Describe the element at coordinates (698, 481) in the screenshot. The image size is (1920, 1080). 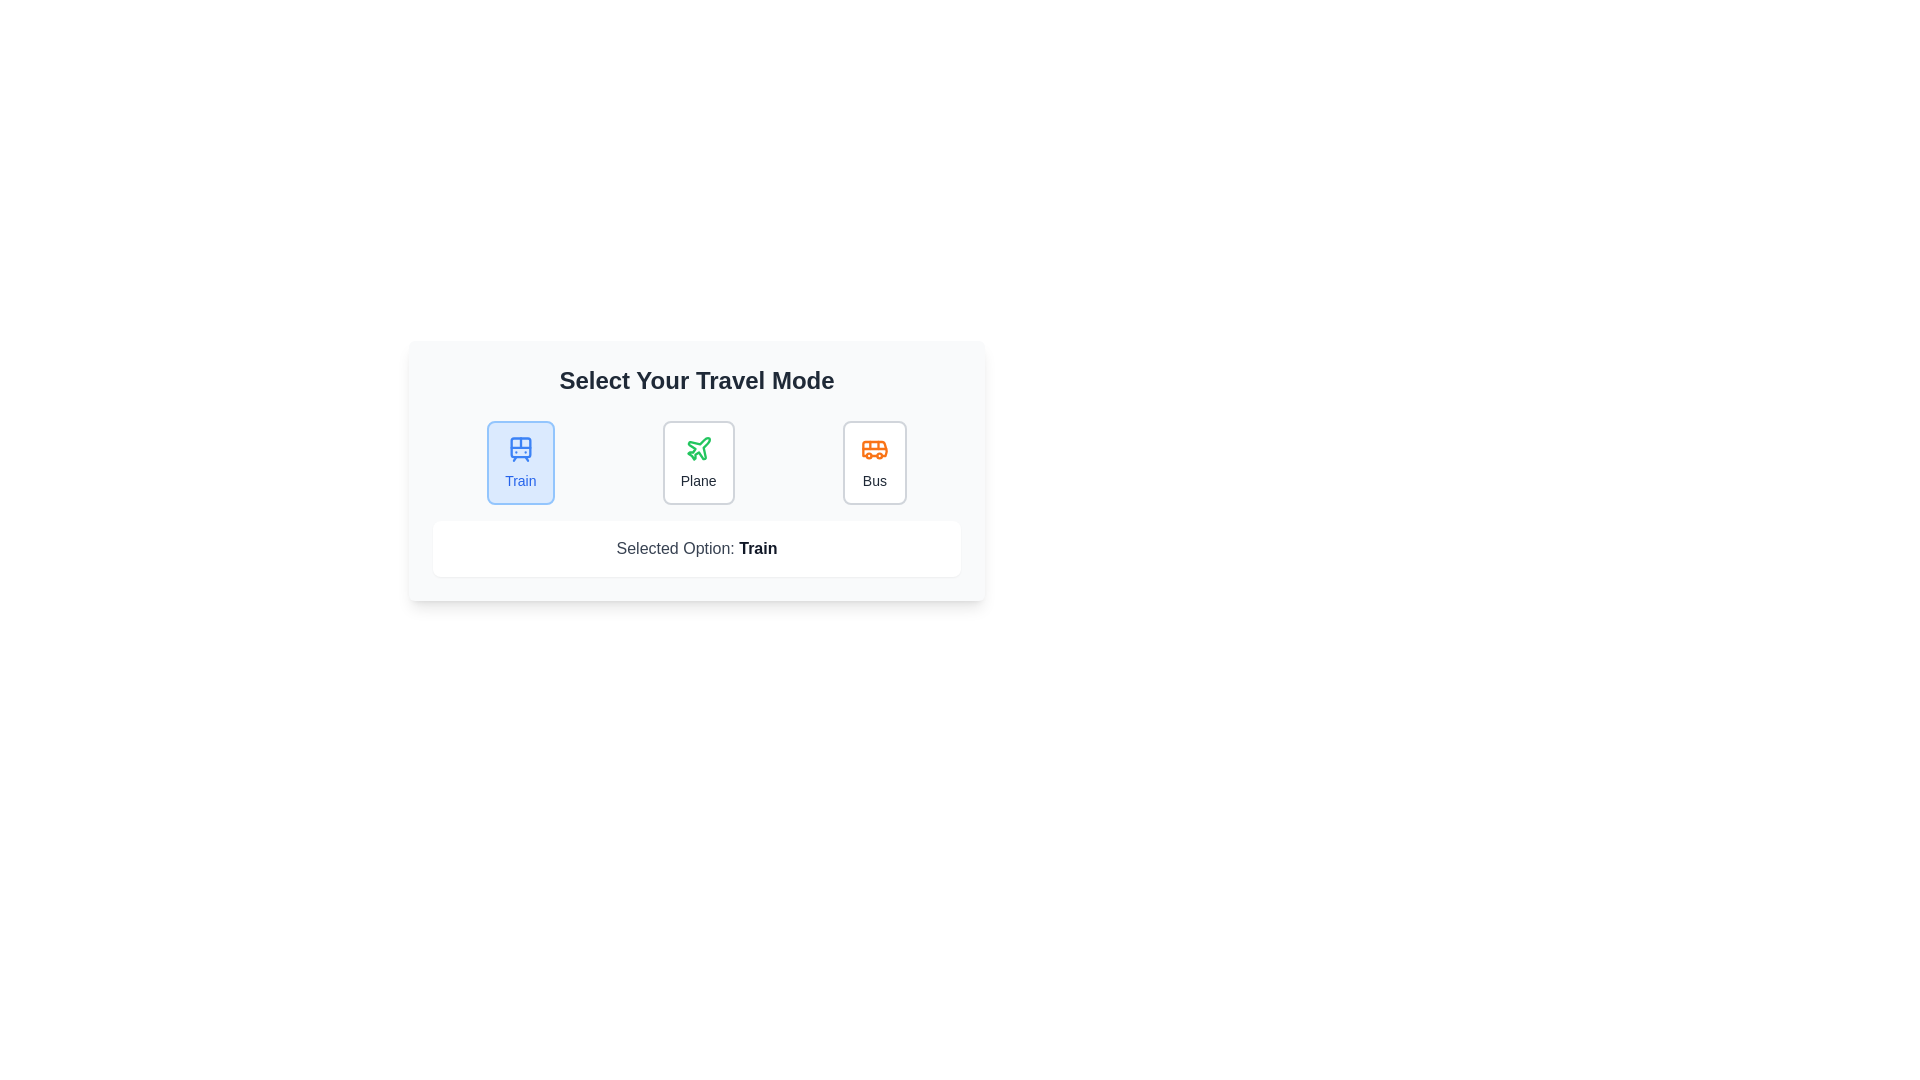
I see `the text label that informs the user about the selection 'Plane', which is positioned below the airplane icon in the travel mode selection section` at that location.